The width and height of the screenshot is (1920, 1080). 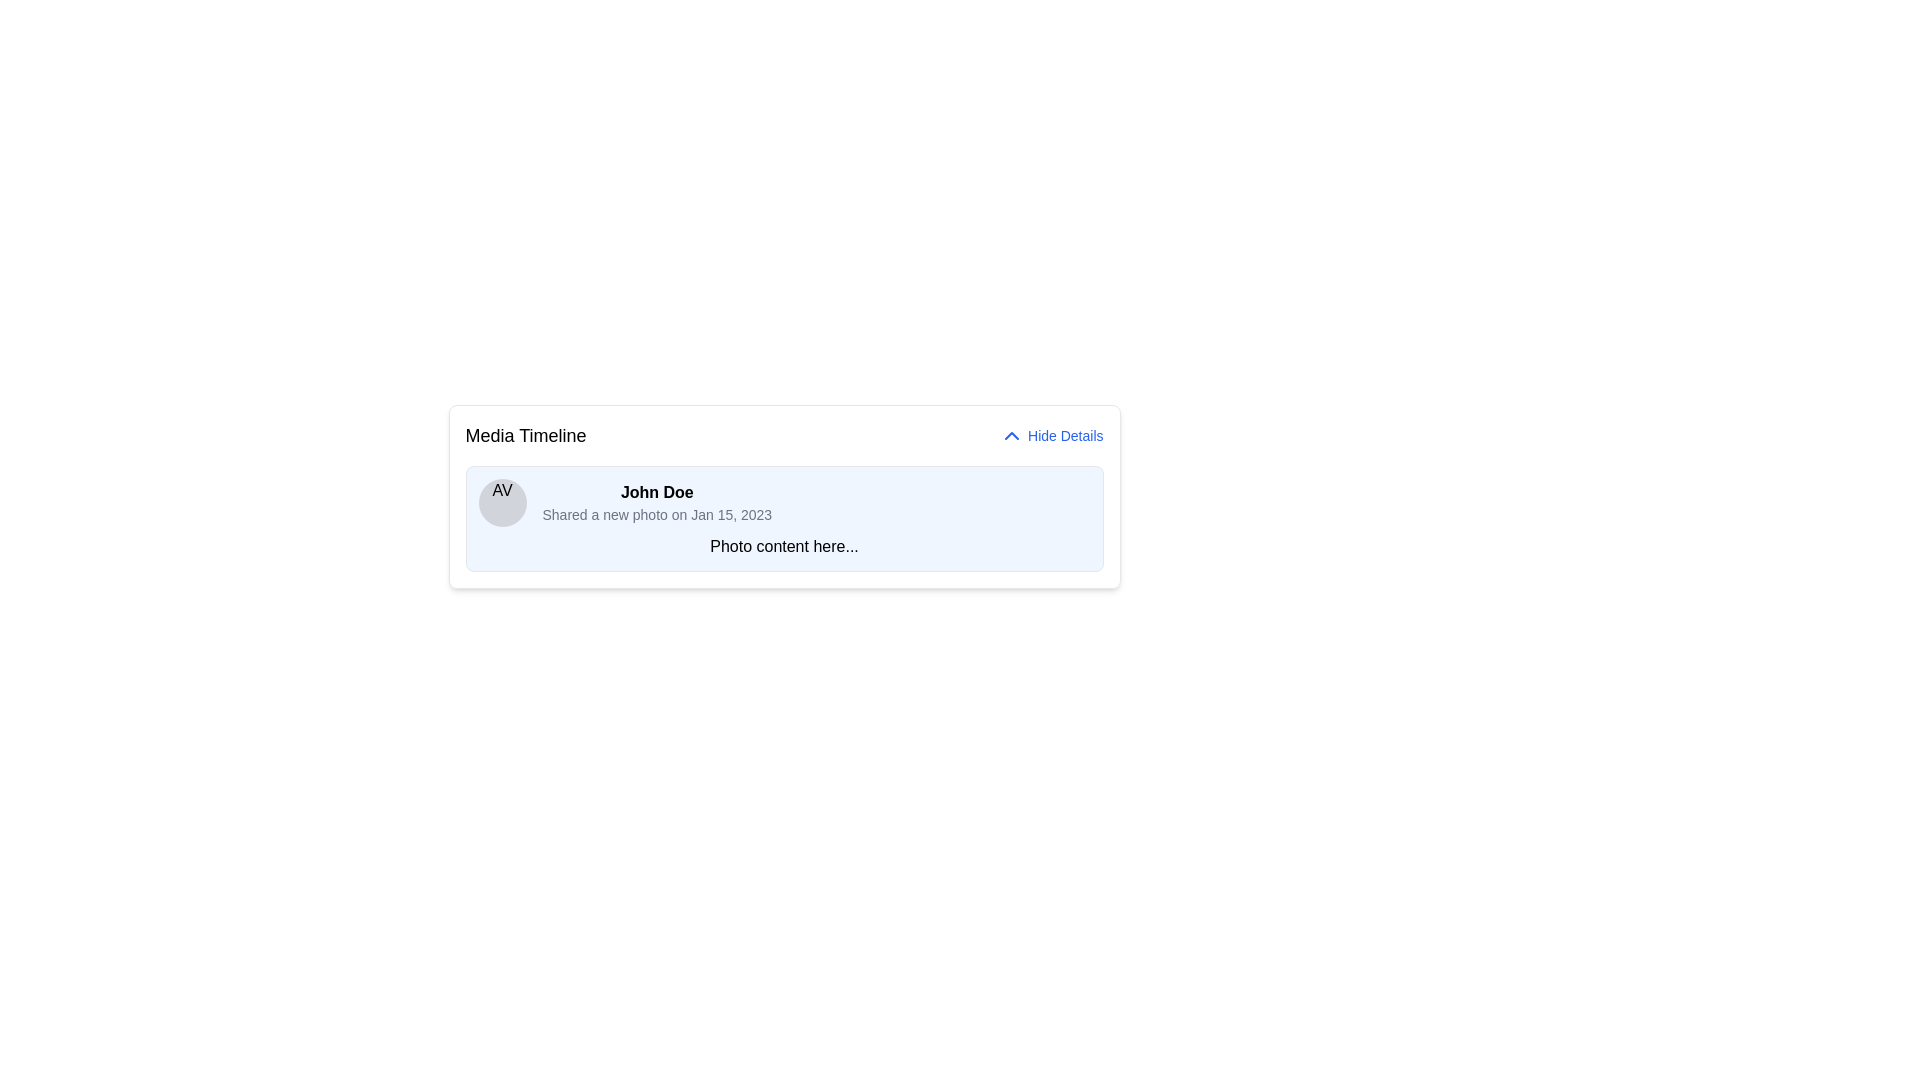 What do you see at coordinates (657, 514) in the screenshot?
I see `the text block containing the phrase 'Shared a new photo on Jan 15, 2023', which is styled in a smaller grey font and located below the bolded name 'John Doe' within the timeline card layout` at bounding box center [657, 514].